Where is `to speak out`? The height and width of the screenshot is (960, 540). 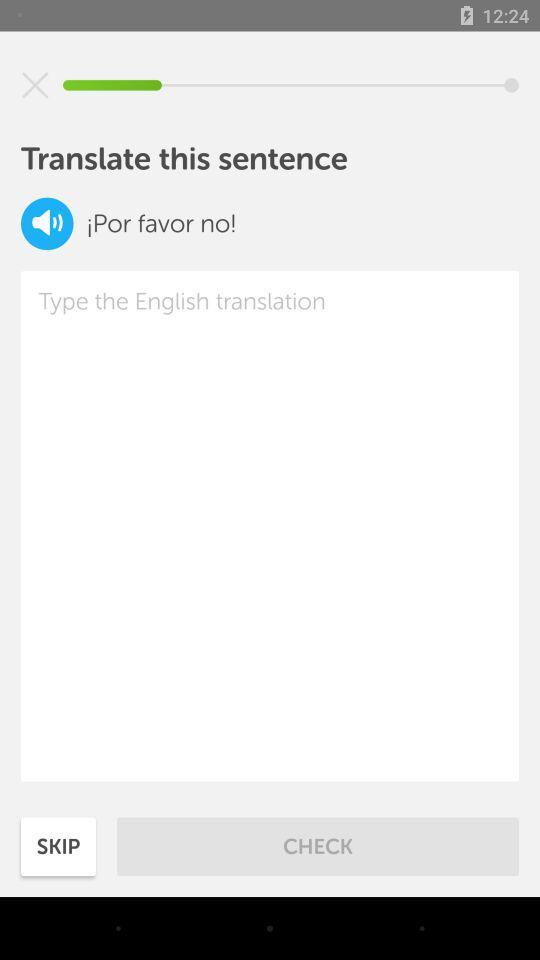
to speak out is located at coordinates (47, 223).